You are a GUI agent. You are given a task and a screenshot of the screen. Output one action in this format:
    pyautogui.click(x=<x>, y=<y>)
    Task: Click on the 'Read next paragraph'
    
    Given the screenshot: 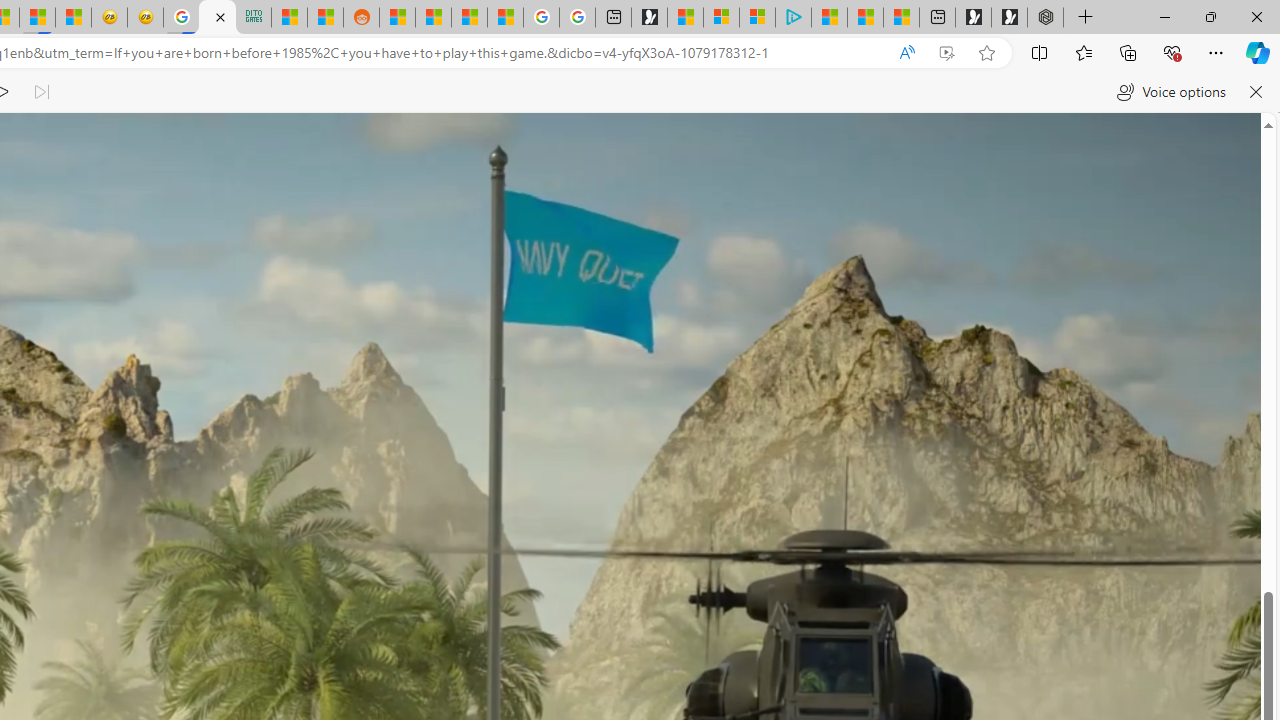 What is the action you would take?
    pyautogui.click(x=40, y=92)
    